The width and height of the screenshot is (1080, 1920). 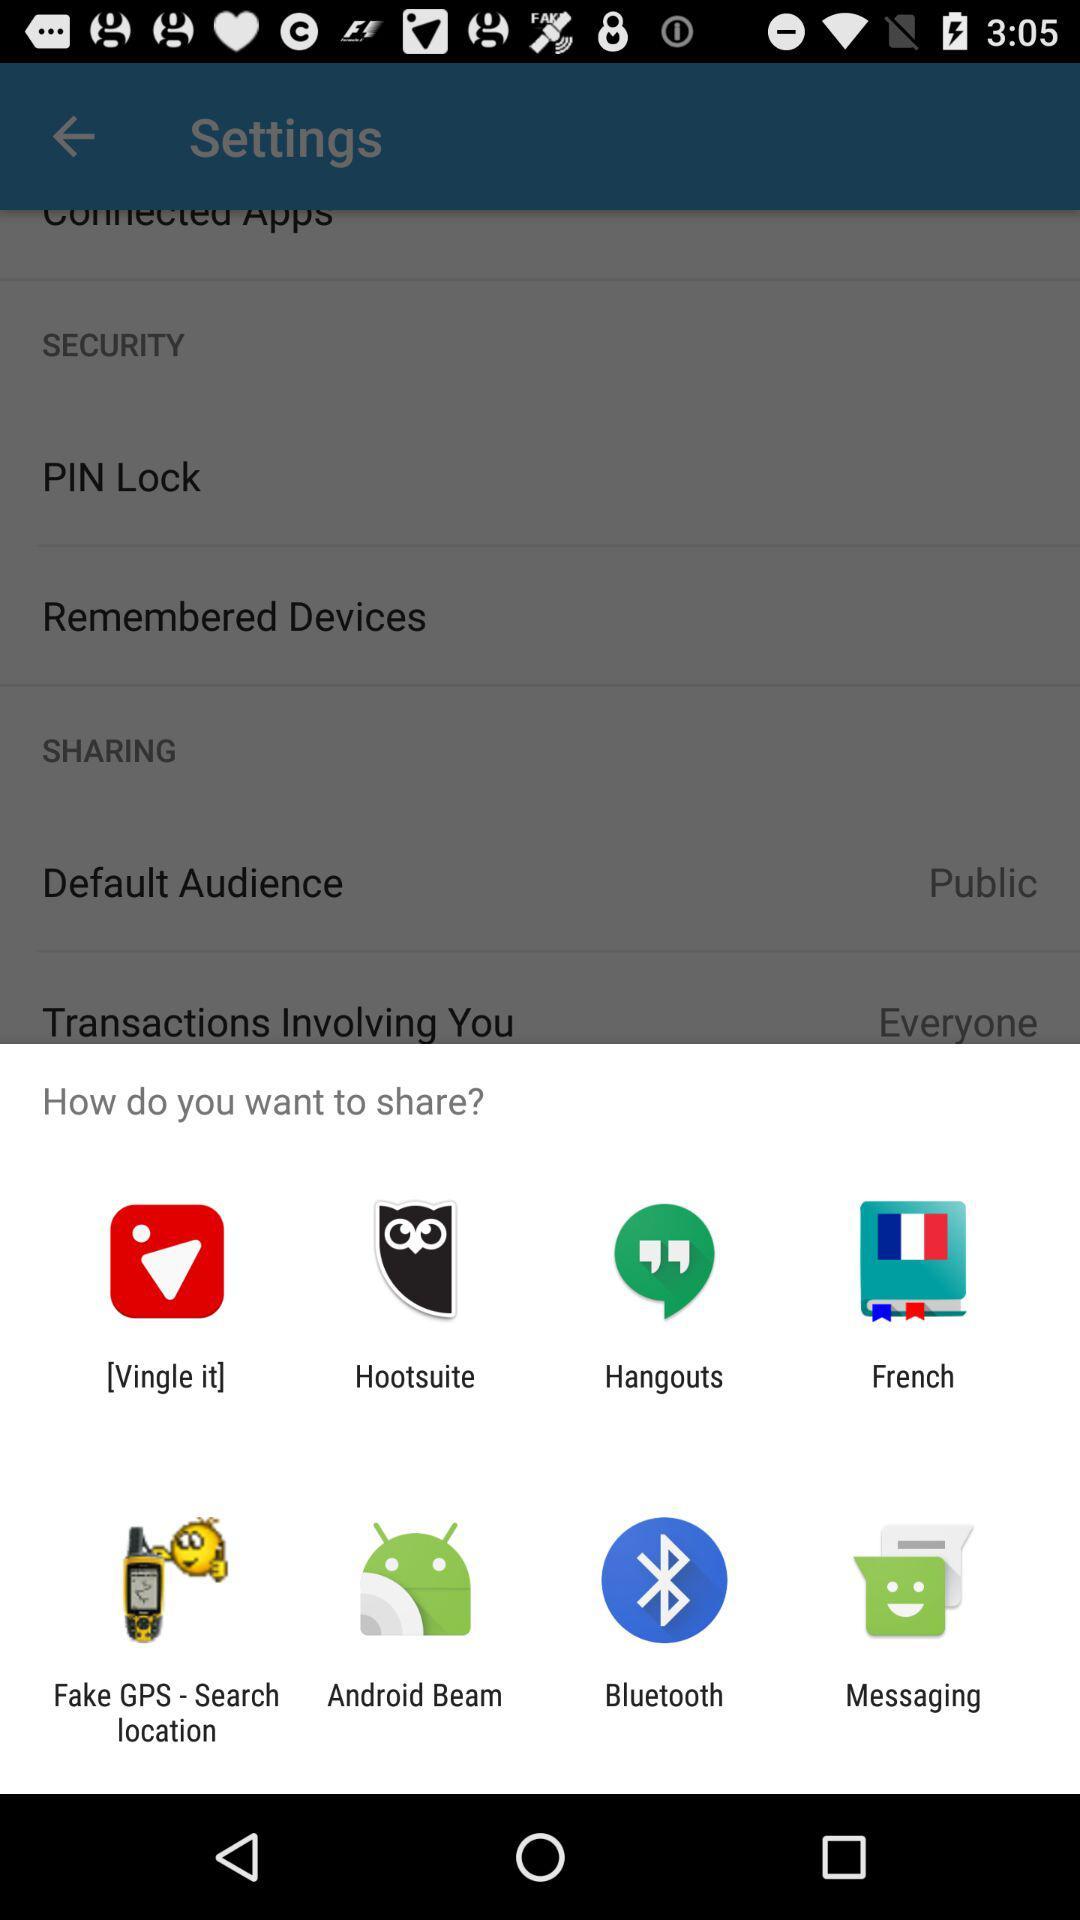 What do you see at coordinates (414, 1711) in the screenshot?
I see `the icon to the right of the fake gps search app` at bounding box center [414, 1711].